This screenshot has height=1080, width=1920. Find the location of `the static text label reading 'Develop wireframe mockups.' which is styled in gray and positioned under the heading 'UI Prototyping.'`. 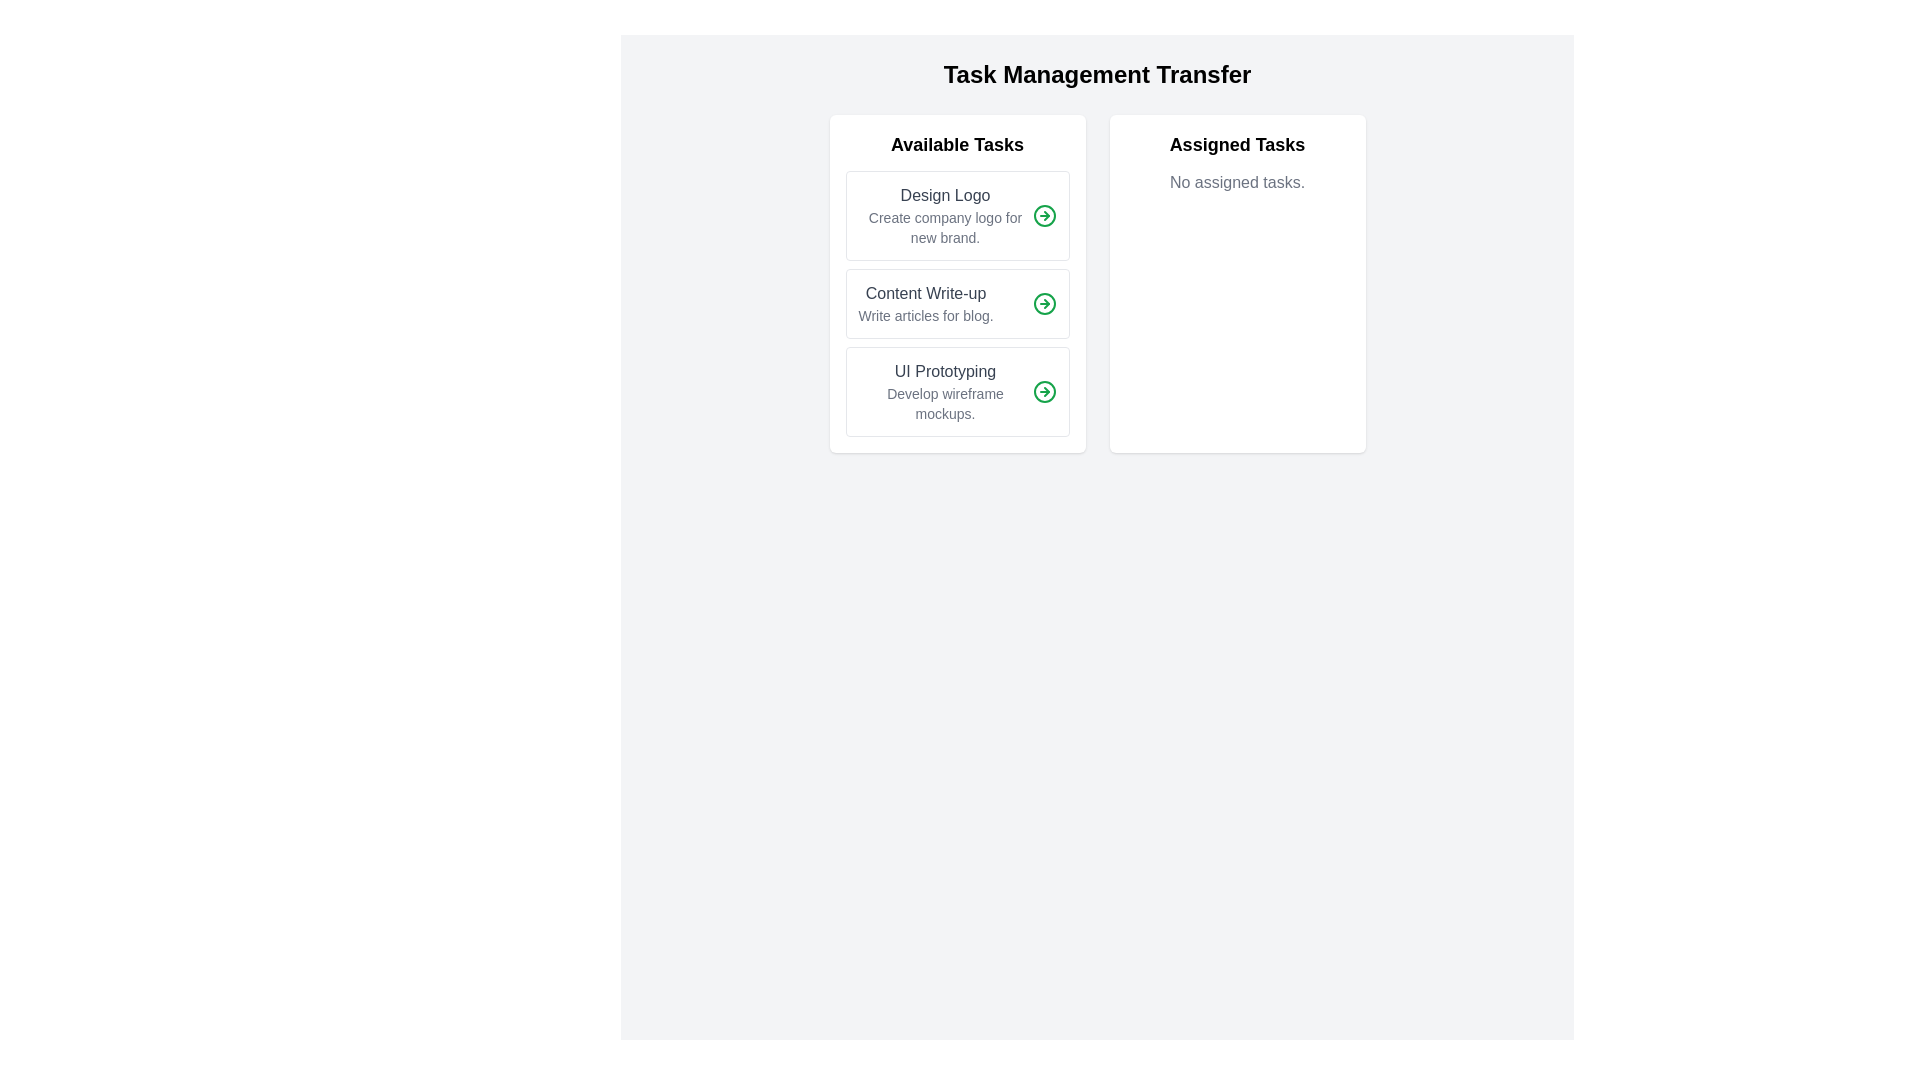

the static text label reading 'Develop wireframe mockups.' which is styled in gray and positioned under the heading 'UI Prototyping.' is located at coordinates (944, 404).